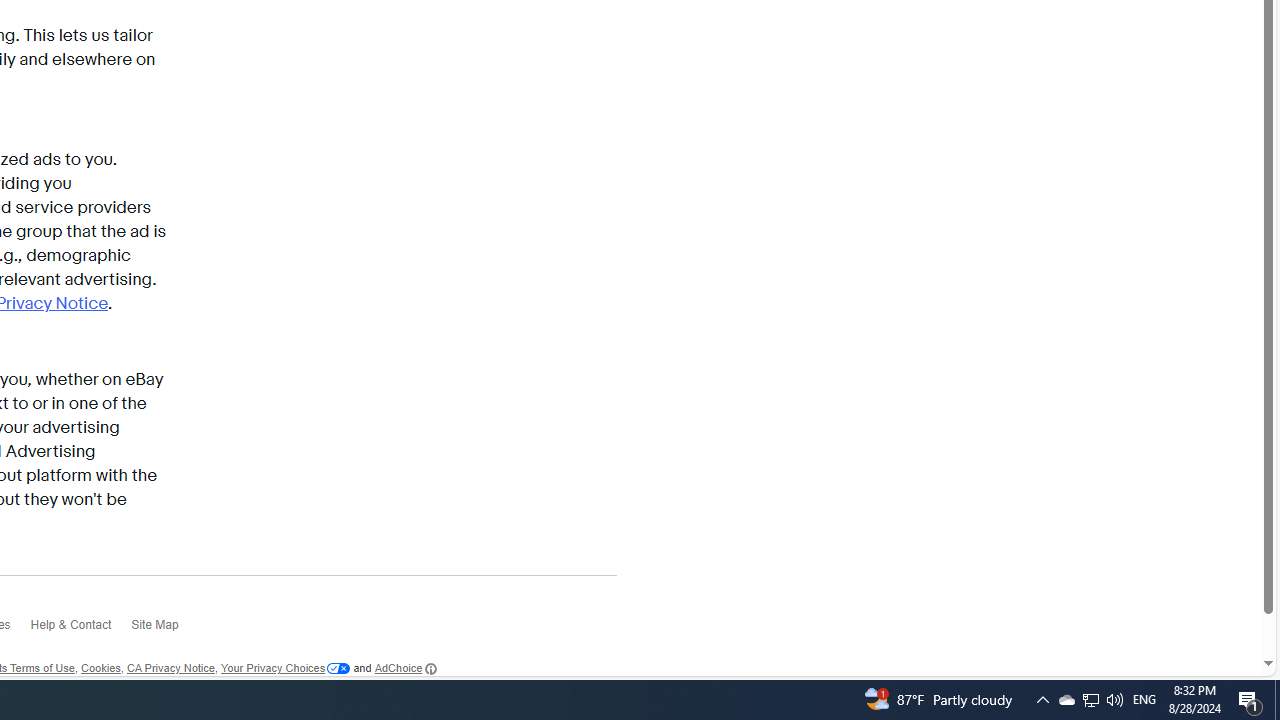 The width and height of the screenshot is (1280, 720). I want to click on 'CA Privacy Notice', so click(170, 669).